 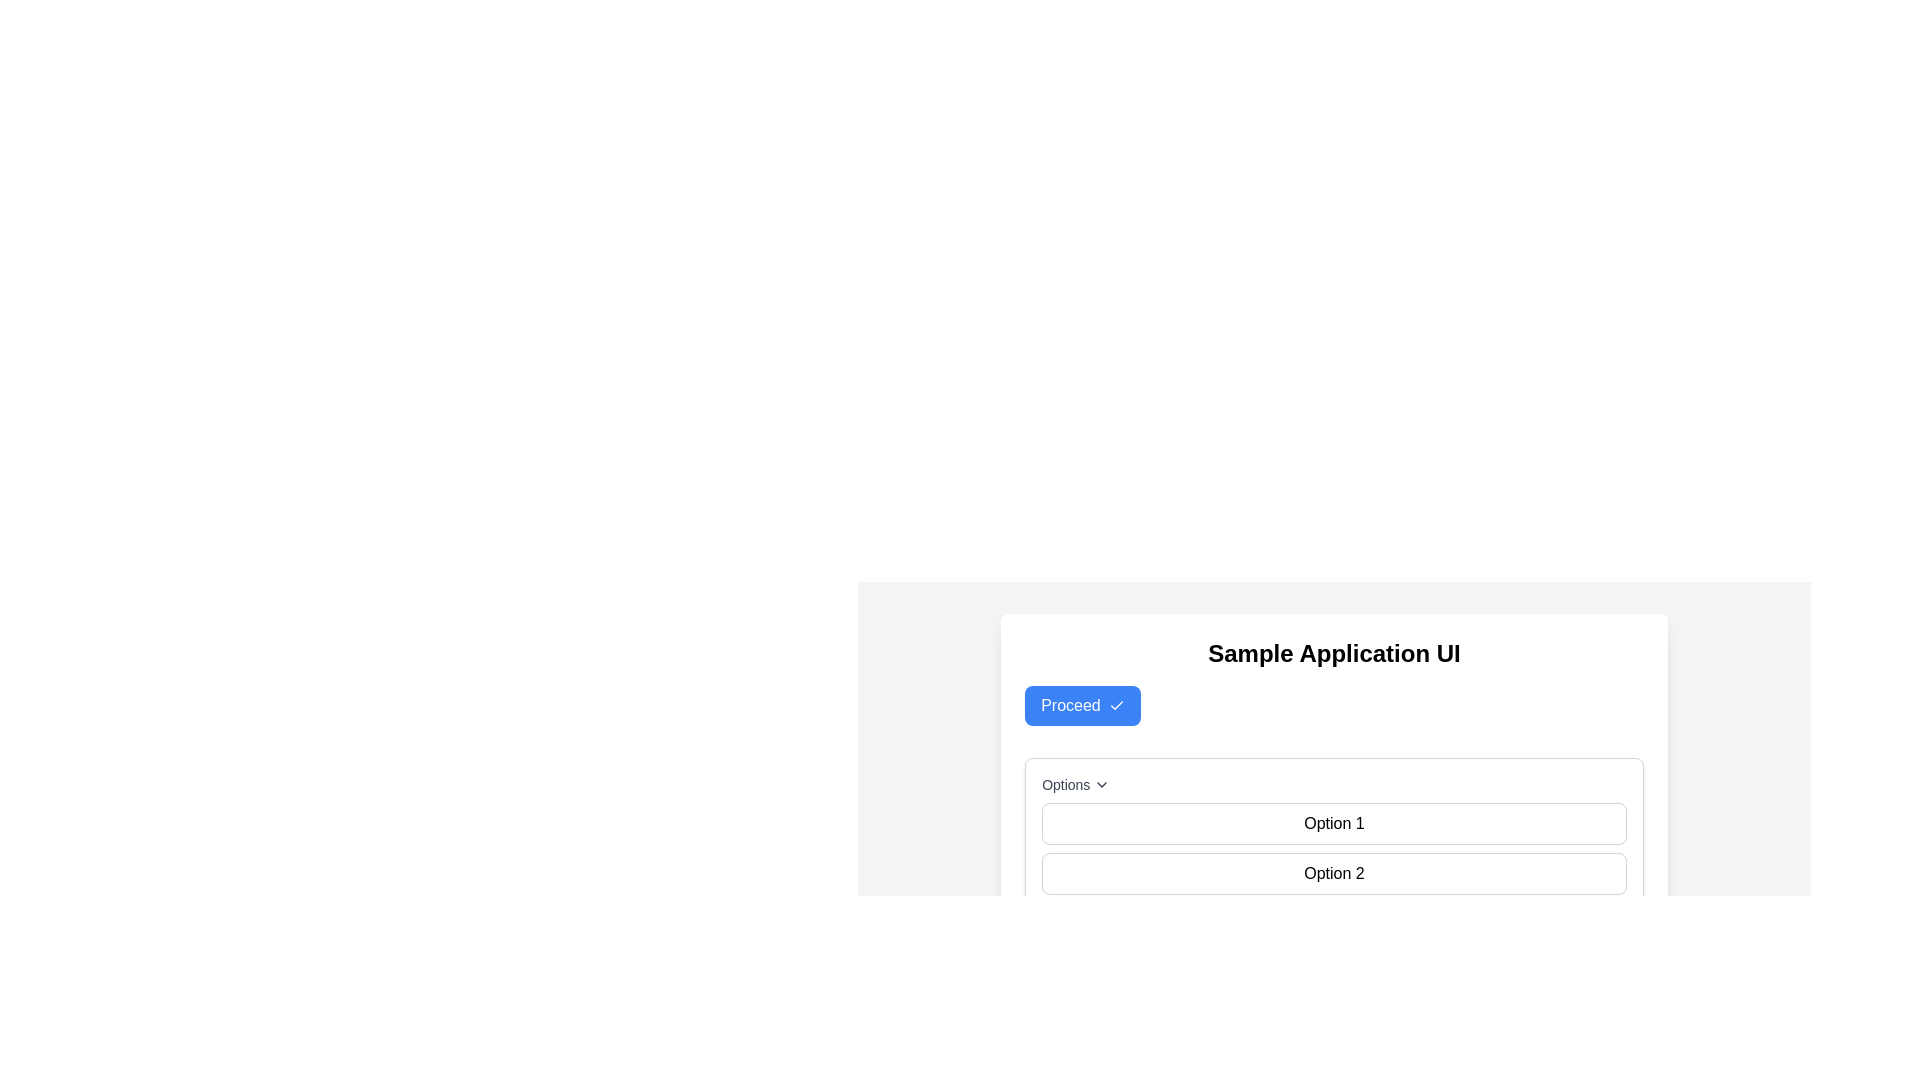 What do you see at coordinates (1334, 784) in the screenshot?
I see `the Dropdown Label element that indicates the currently selected option and triggers the dropdown menu` at bounding box center [1334, 784].